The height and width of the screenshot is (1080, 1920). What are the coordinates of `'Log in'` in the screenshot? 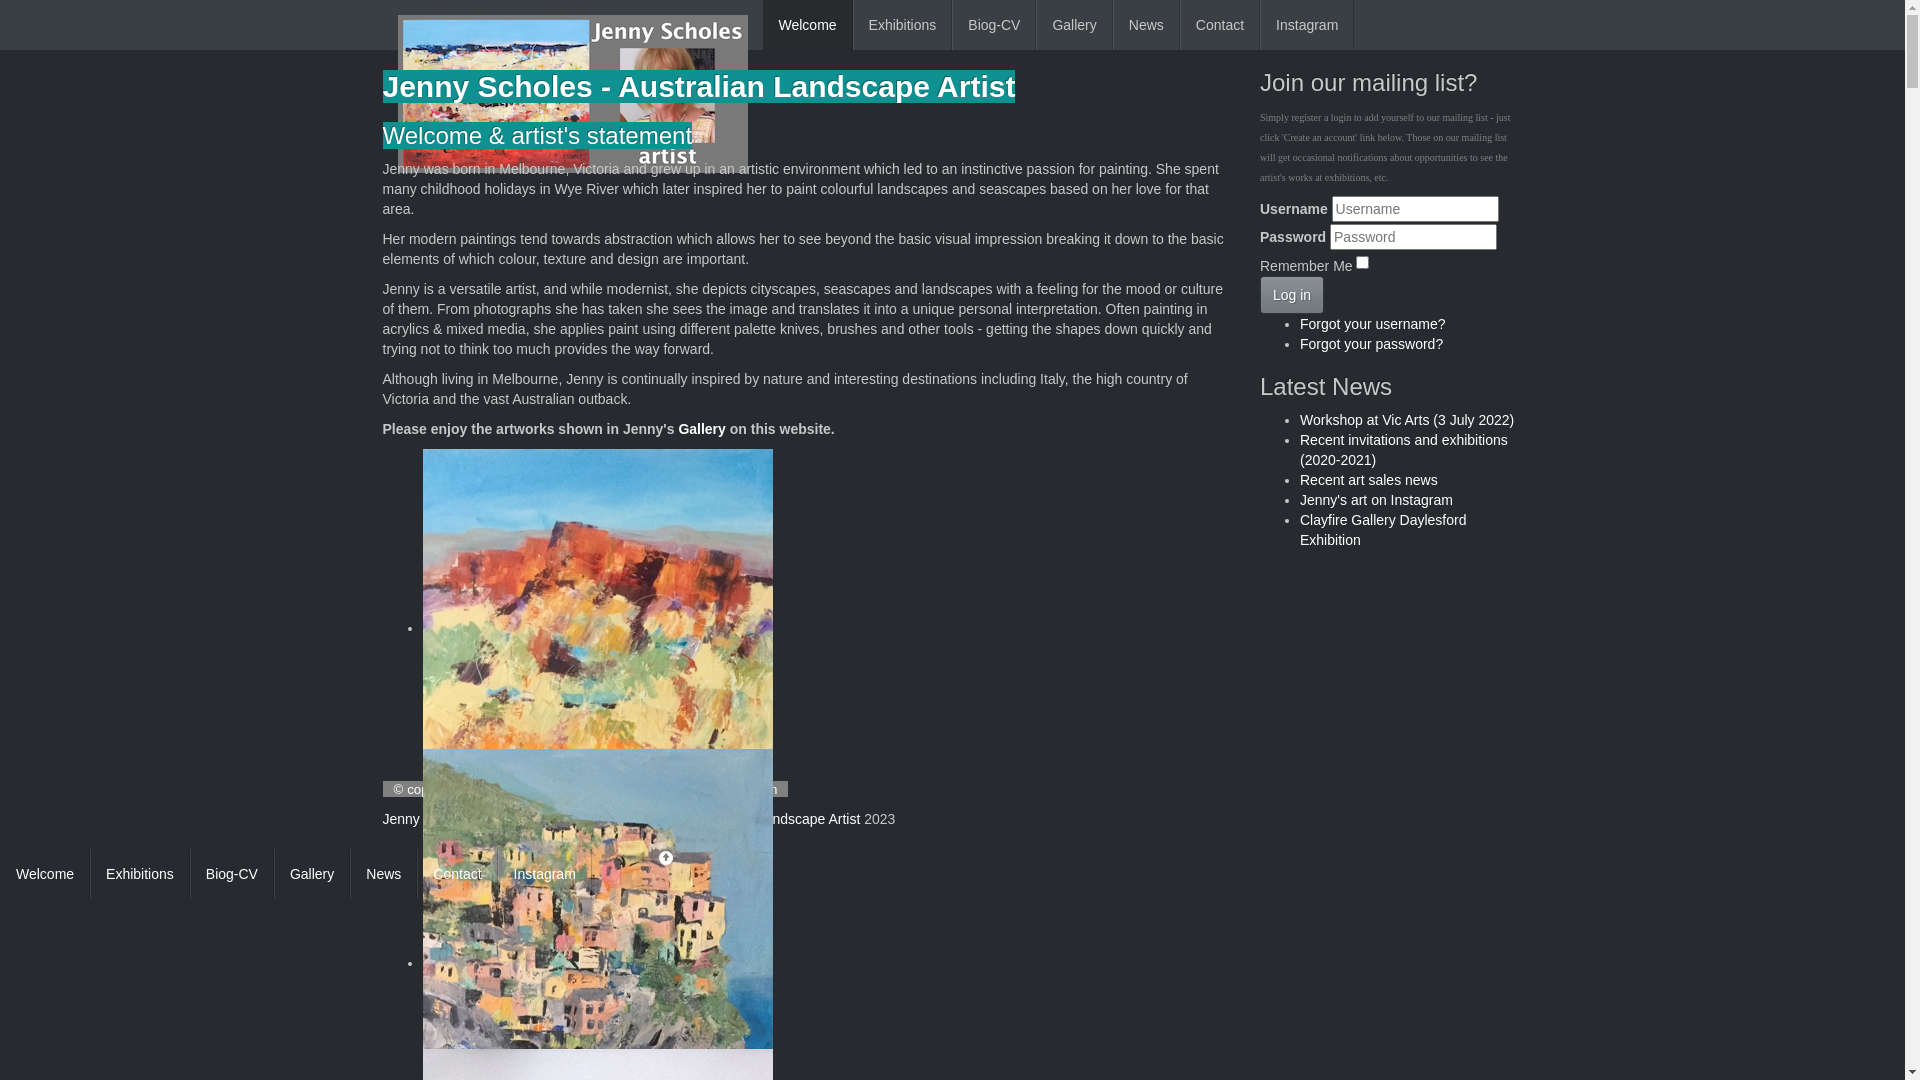 It's located at (1291, 294).